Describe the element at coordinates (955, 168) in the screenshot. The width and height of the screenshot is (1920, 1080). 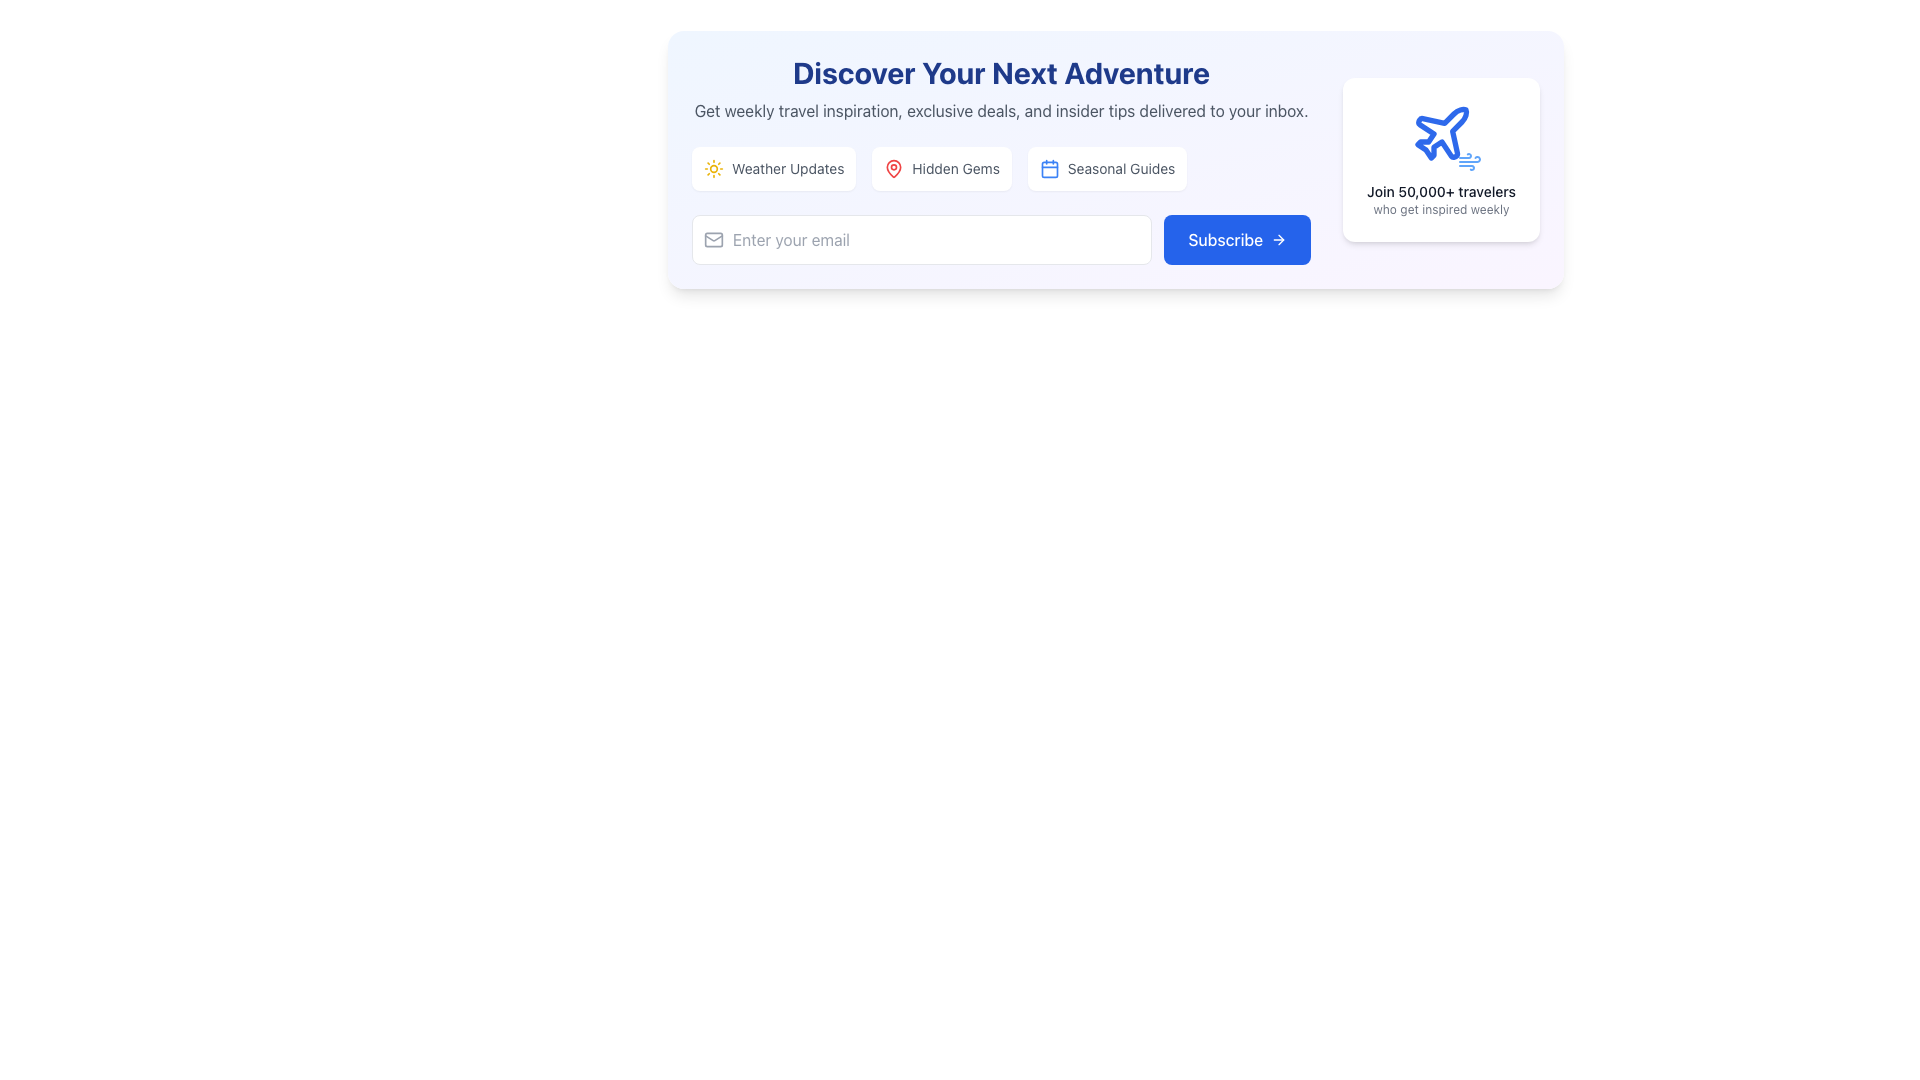
I see `the second text label representing a category or topic selection option, which is located within a white box with rounded corners and has a red pin icon to its left` at that location.